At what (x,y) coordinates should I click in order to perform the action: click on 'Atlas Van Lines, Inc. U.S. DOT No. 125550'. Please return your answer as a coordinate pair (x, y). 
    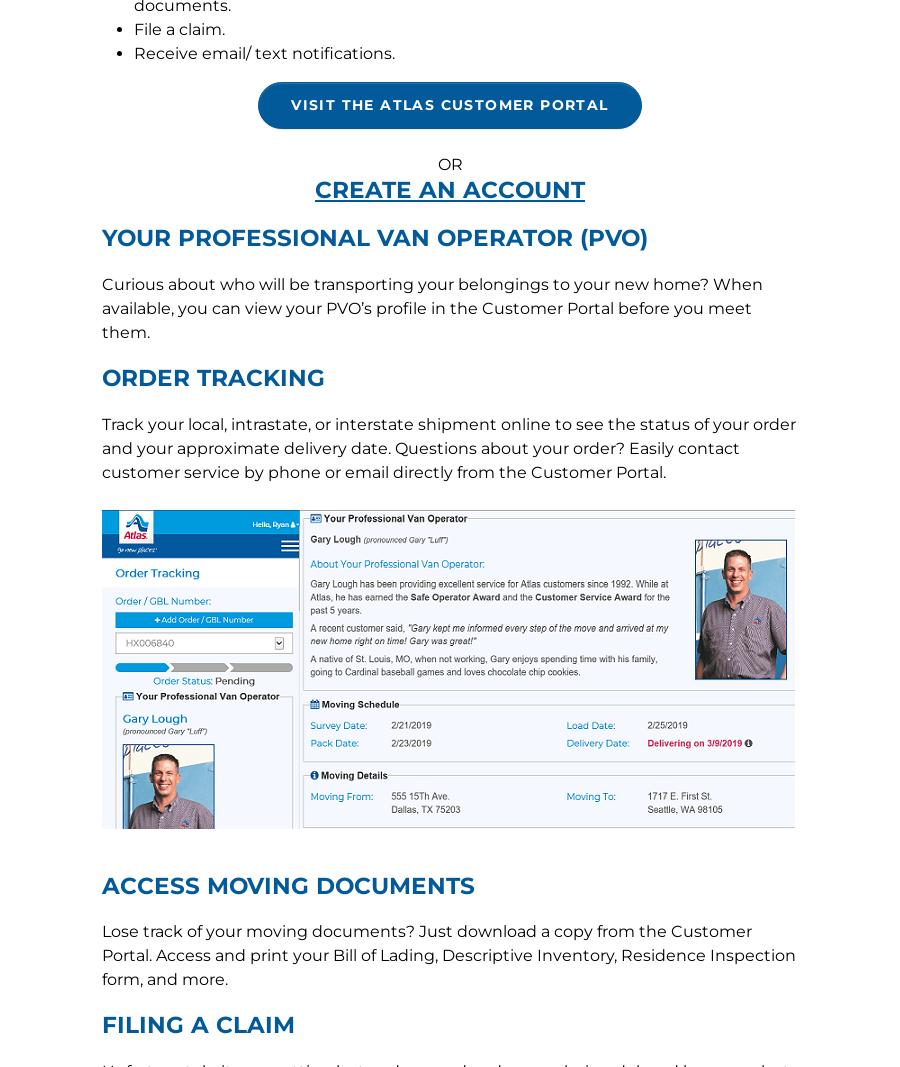
    Looking at the image, I should click on (450, 431).